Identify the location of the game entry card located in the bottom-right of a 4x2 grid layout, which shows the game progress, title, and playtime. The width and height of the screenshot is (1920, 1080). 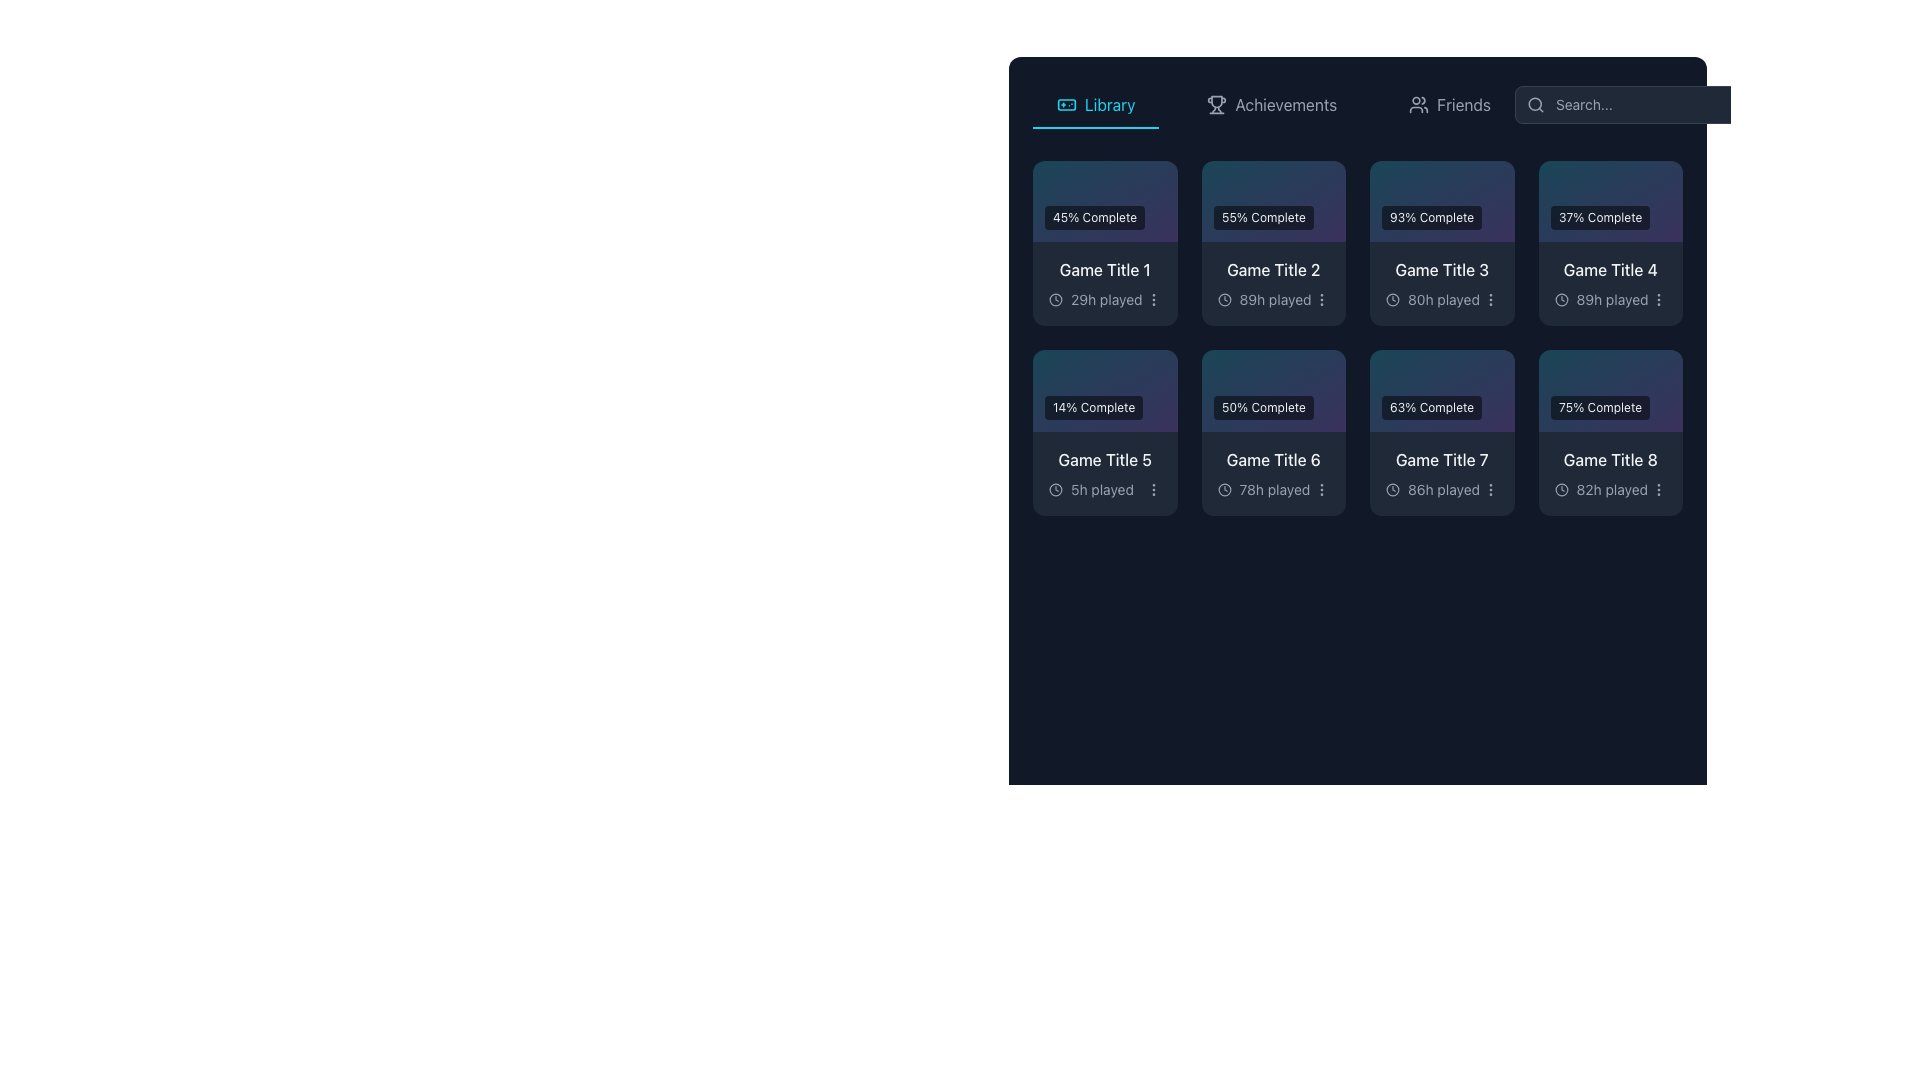
(1610, 431).